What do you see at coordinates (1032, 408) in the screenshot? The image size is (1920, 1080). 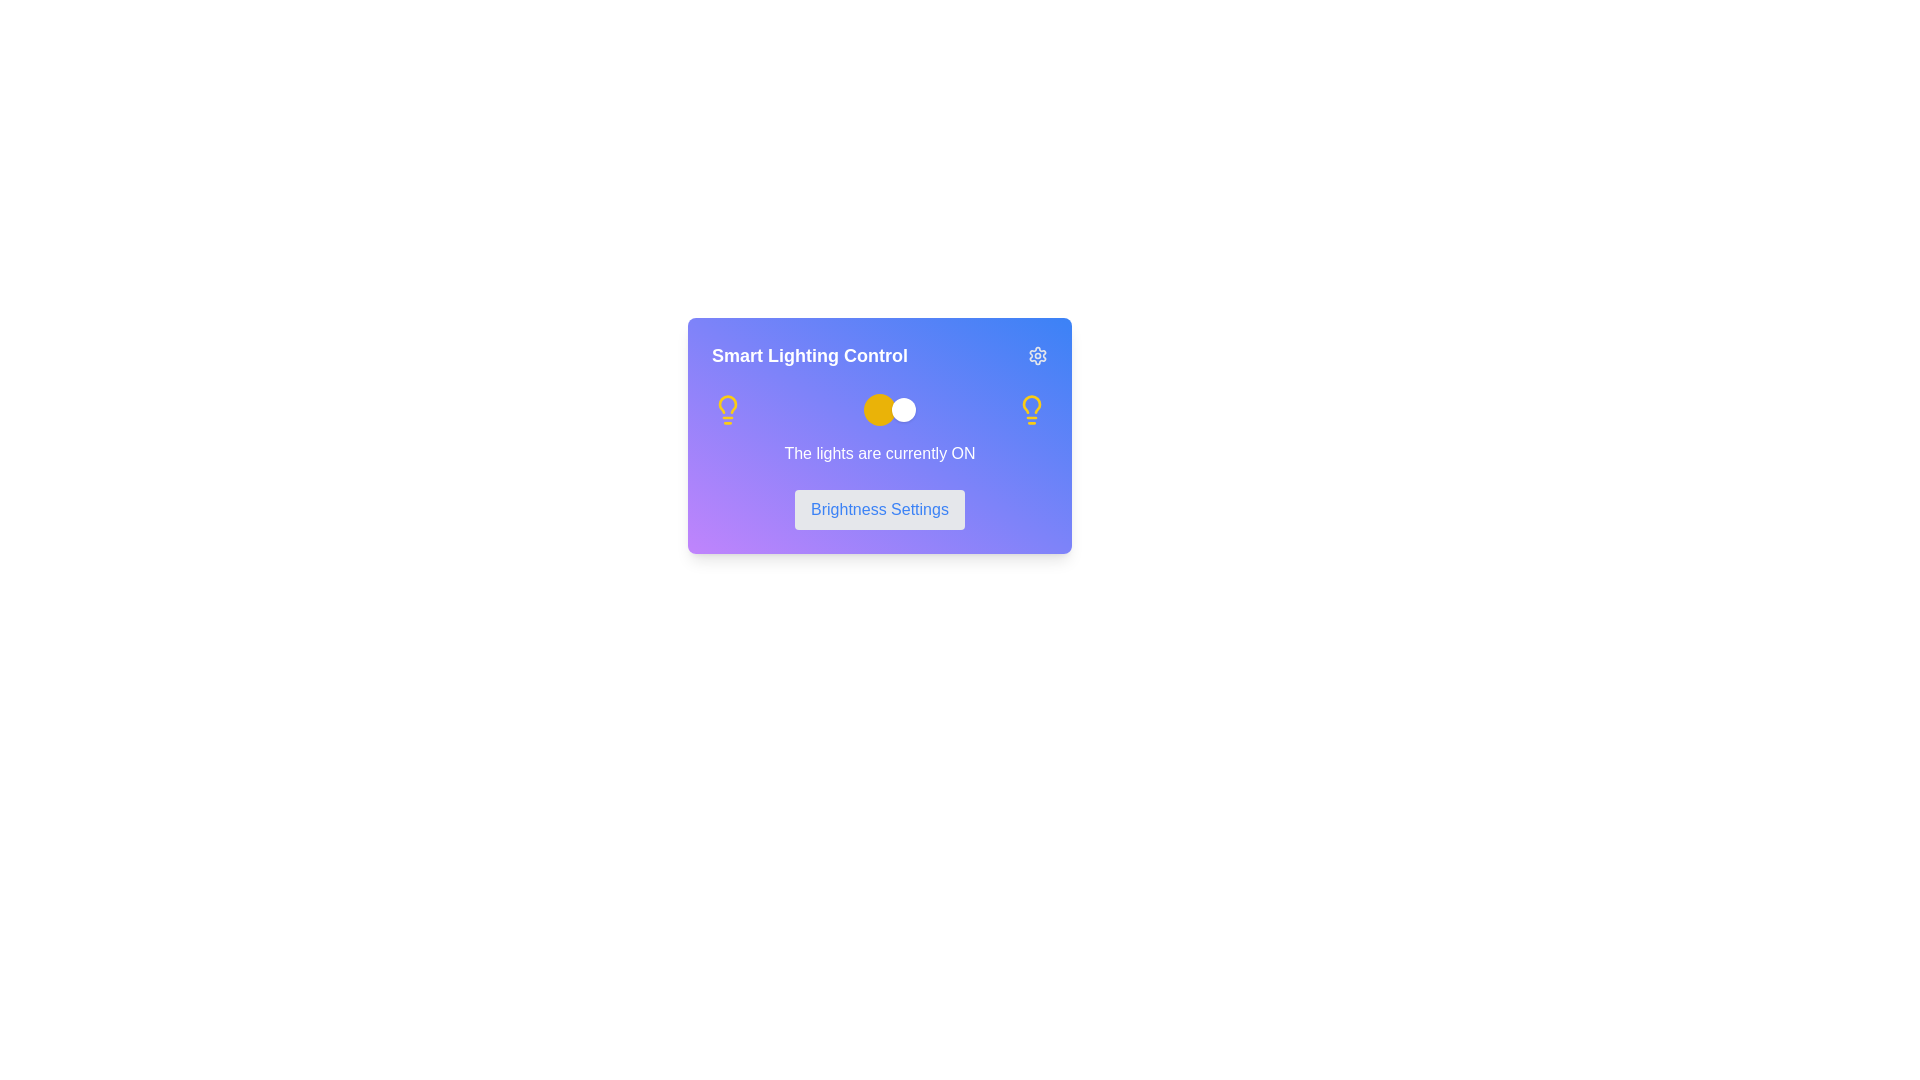 I see `the lighting indicator icon located in the top-right corner of the 'Smart Lighting Control' panel, next to the text 'The lights are currently ON.'` at bounding box center [1032, 408].